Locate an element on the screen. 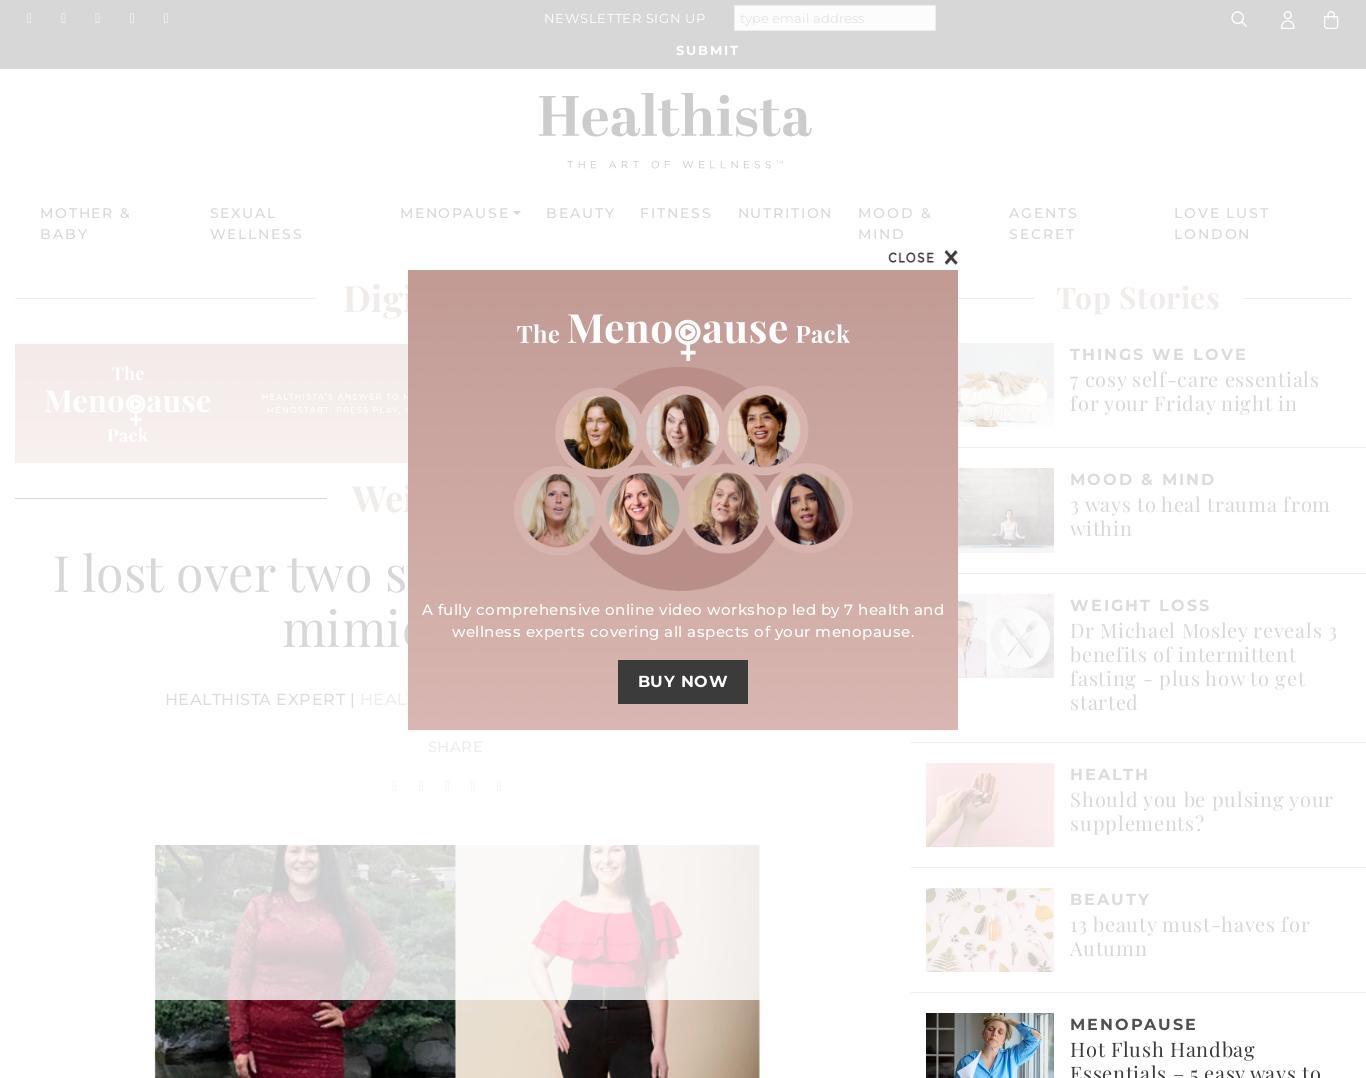 The width and height of the screenshot is (1366, 1078). 'Healthista Expert |' is located at coordinates (261, 698).